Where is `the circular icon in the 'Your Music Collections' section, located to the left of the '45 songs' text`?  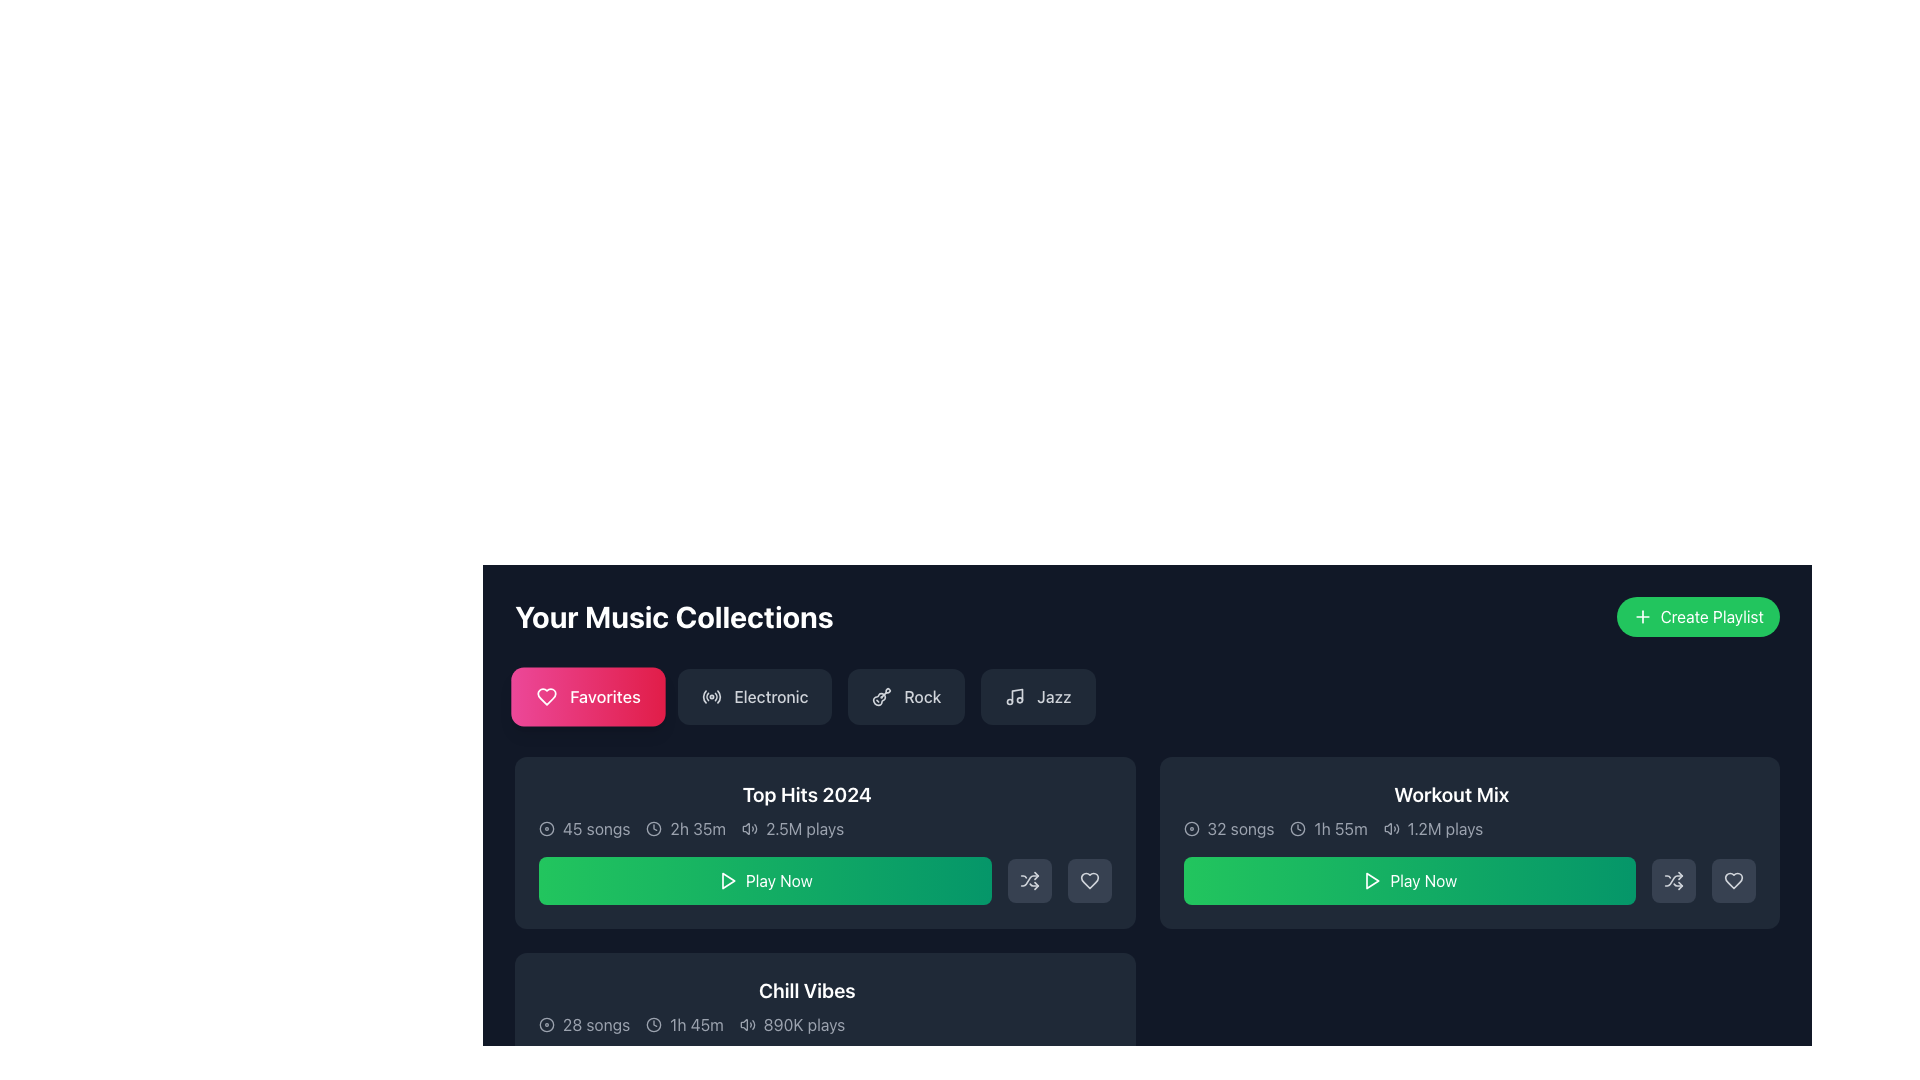
the circular icon in the 'Your Music Collections' section, located to the left of the '45 songs' text is located at coordinates (547, 829).